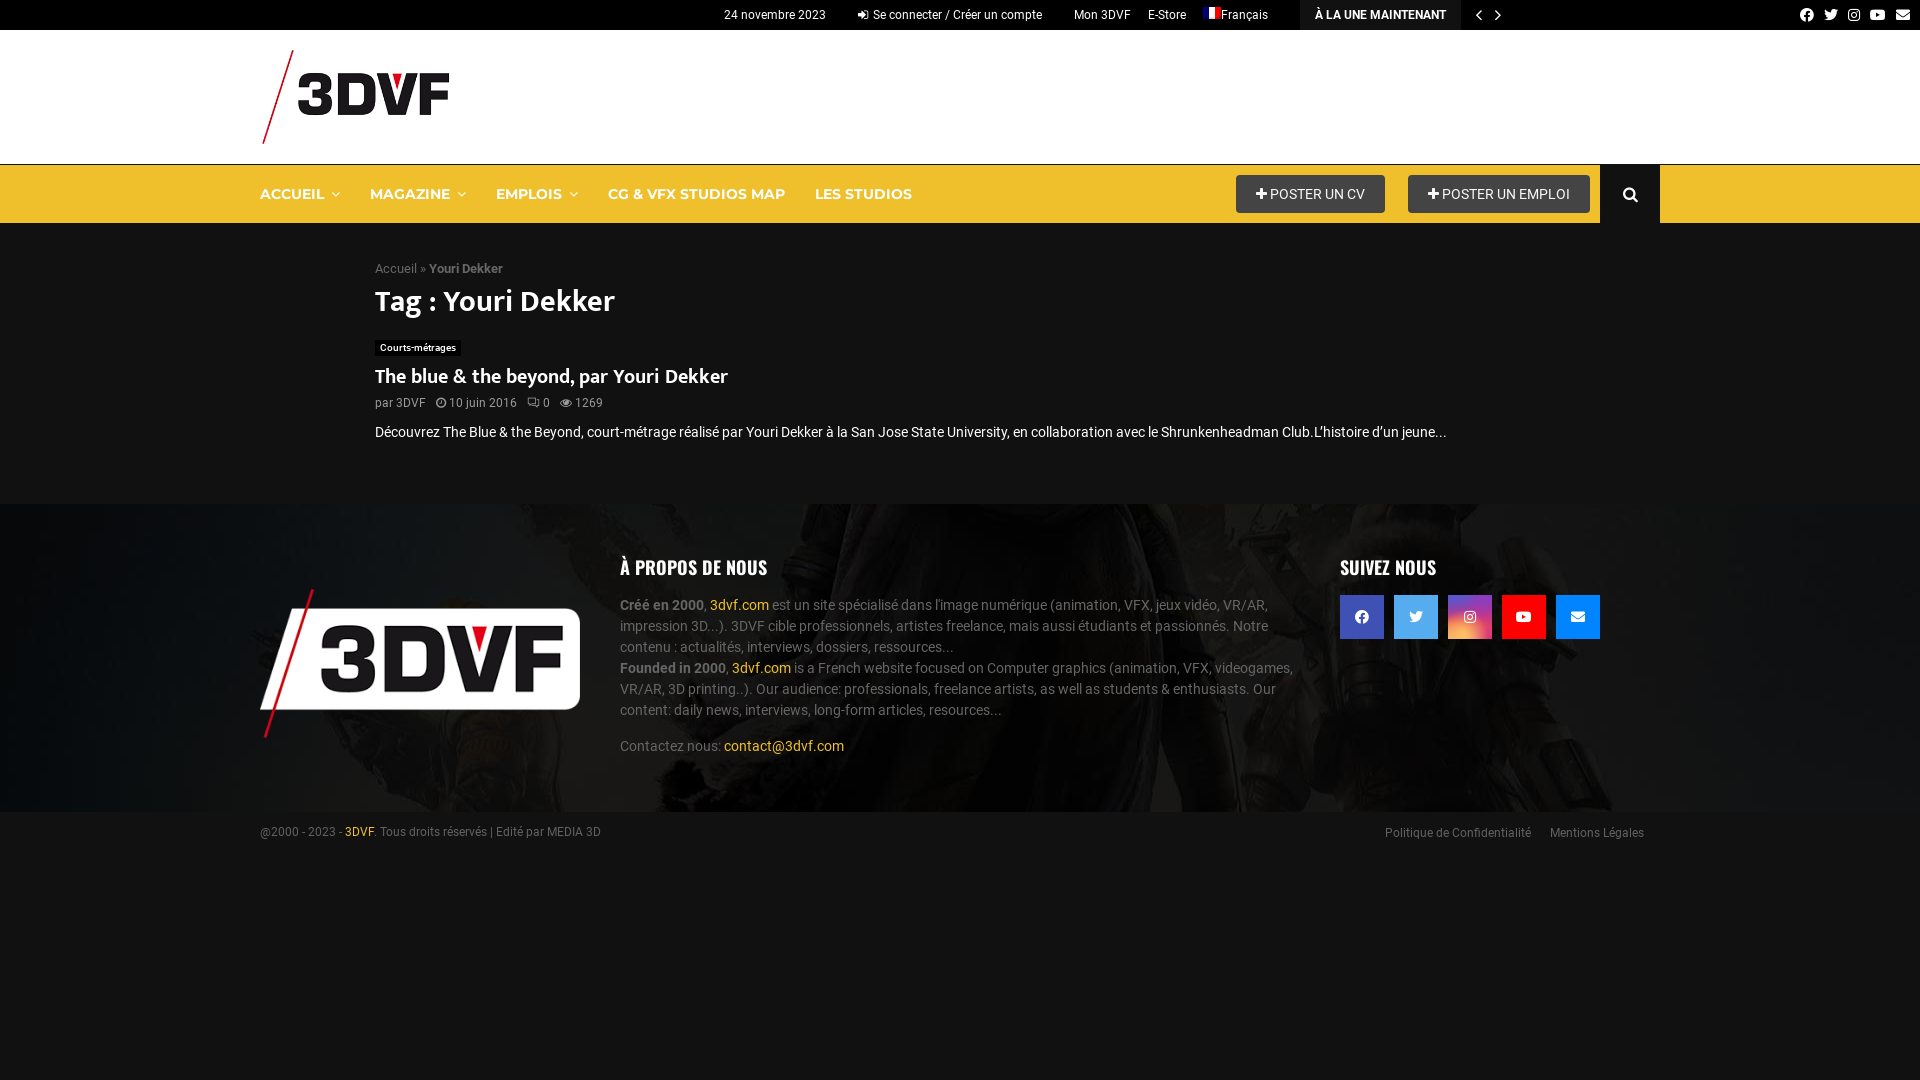 The width and height of the screenshot is (1920, 1080). What do you see at coordinates (760, 667) in the screenshot?
I see `'3dvf.com'` at bounding box center [760, 667].